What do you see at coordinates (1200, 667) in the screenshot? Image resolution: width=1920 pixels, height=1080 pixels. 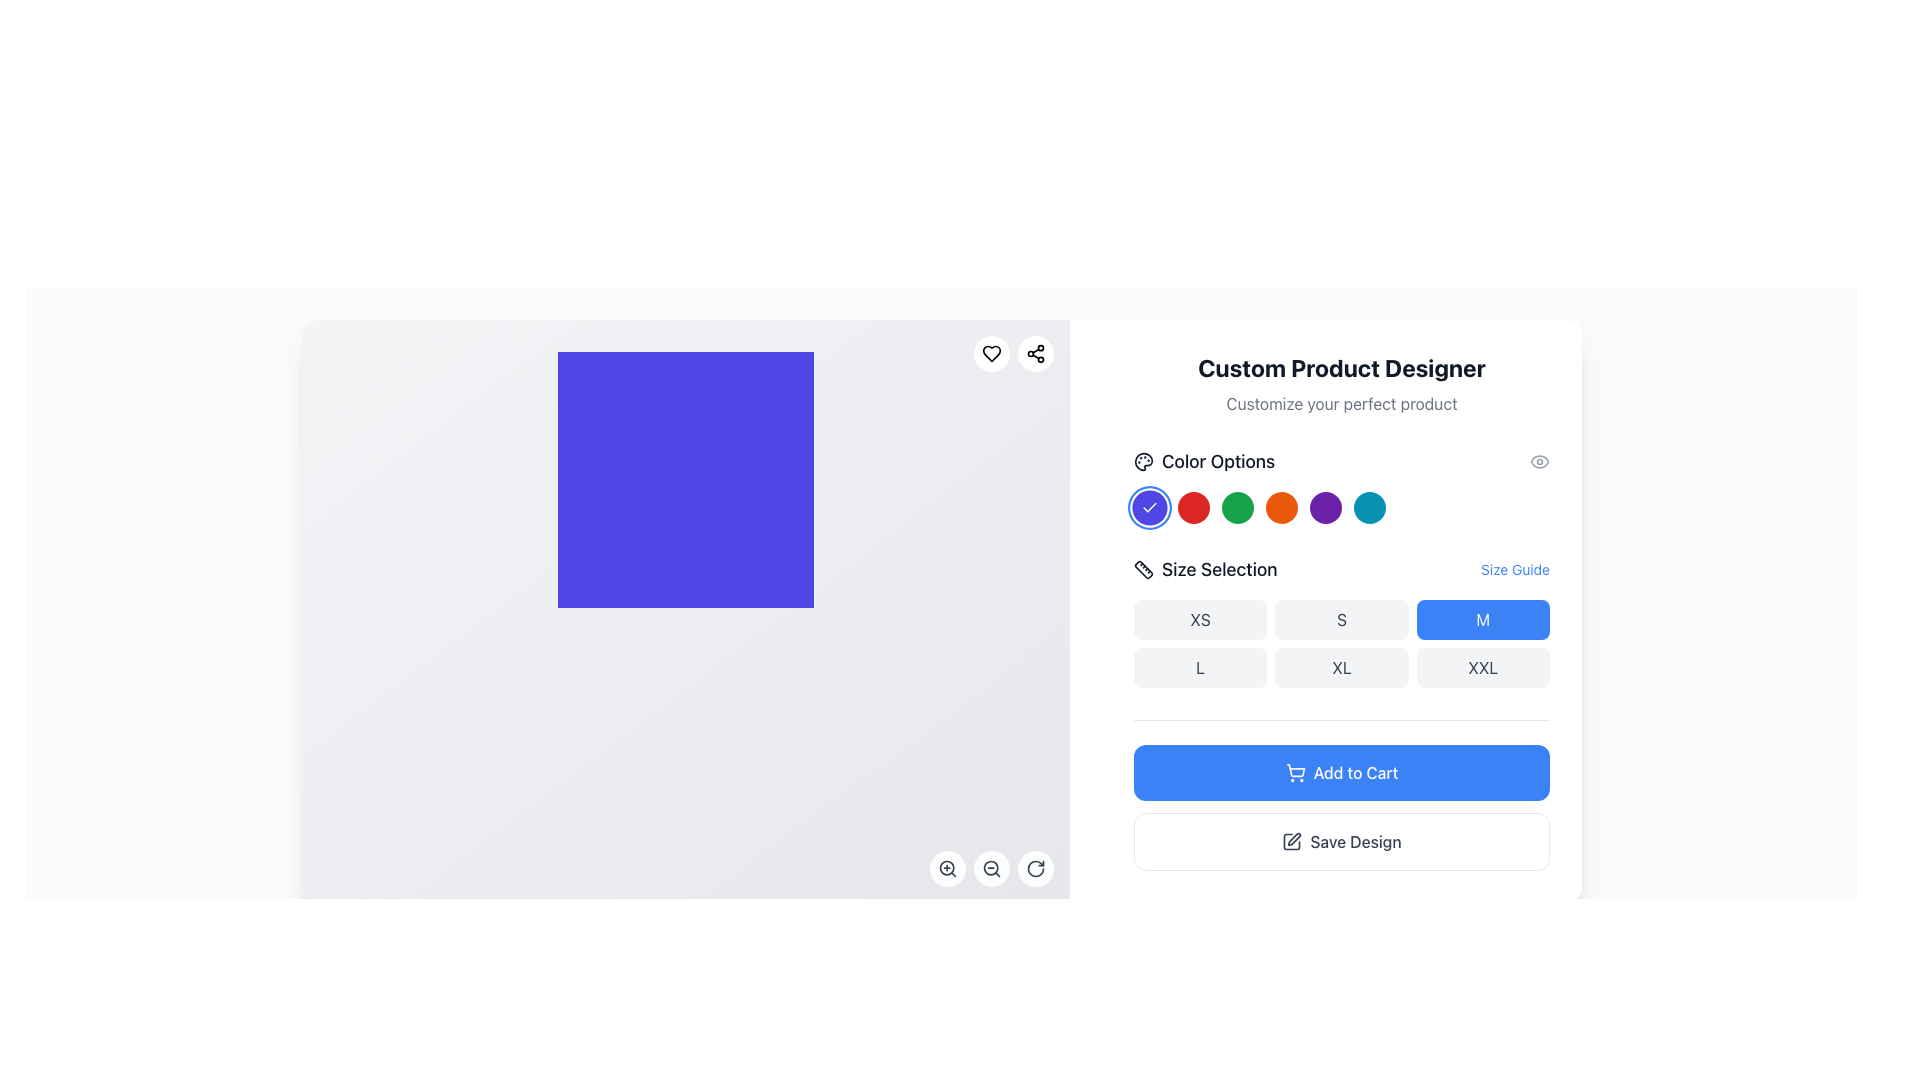 I see `the 'L' button in the Size Selection section` at bounding box center [1200, 667].